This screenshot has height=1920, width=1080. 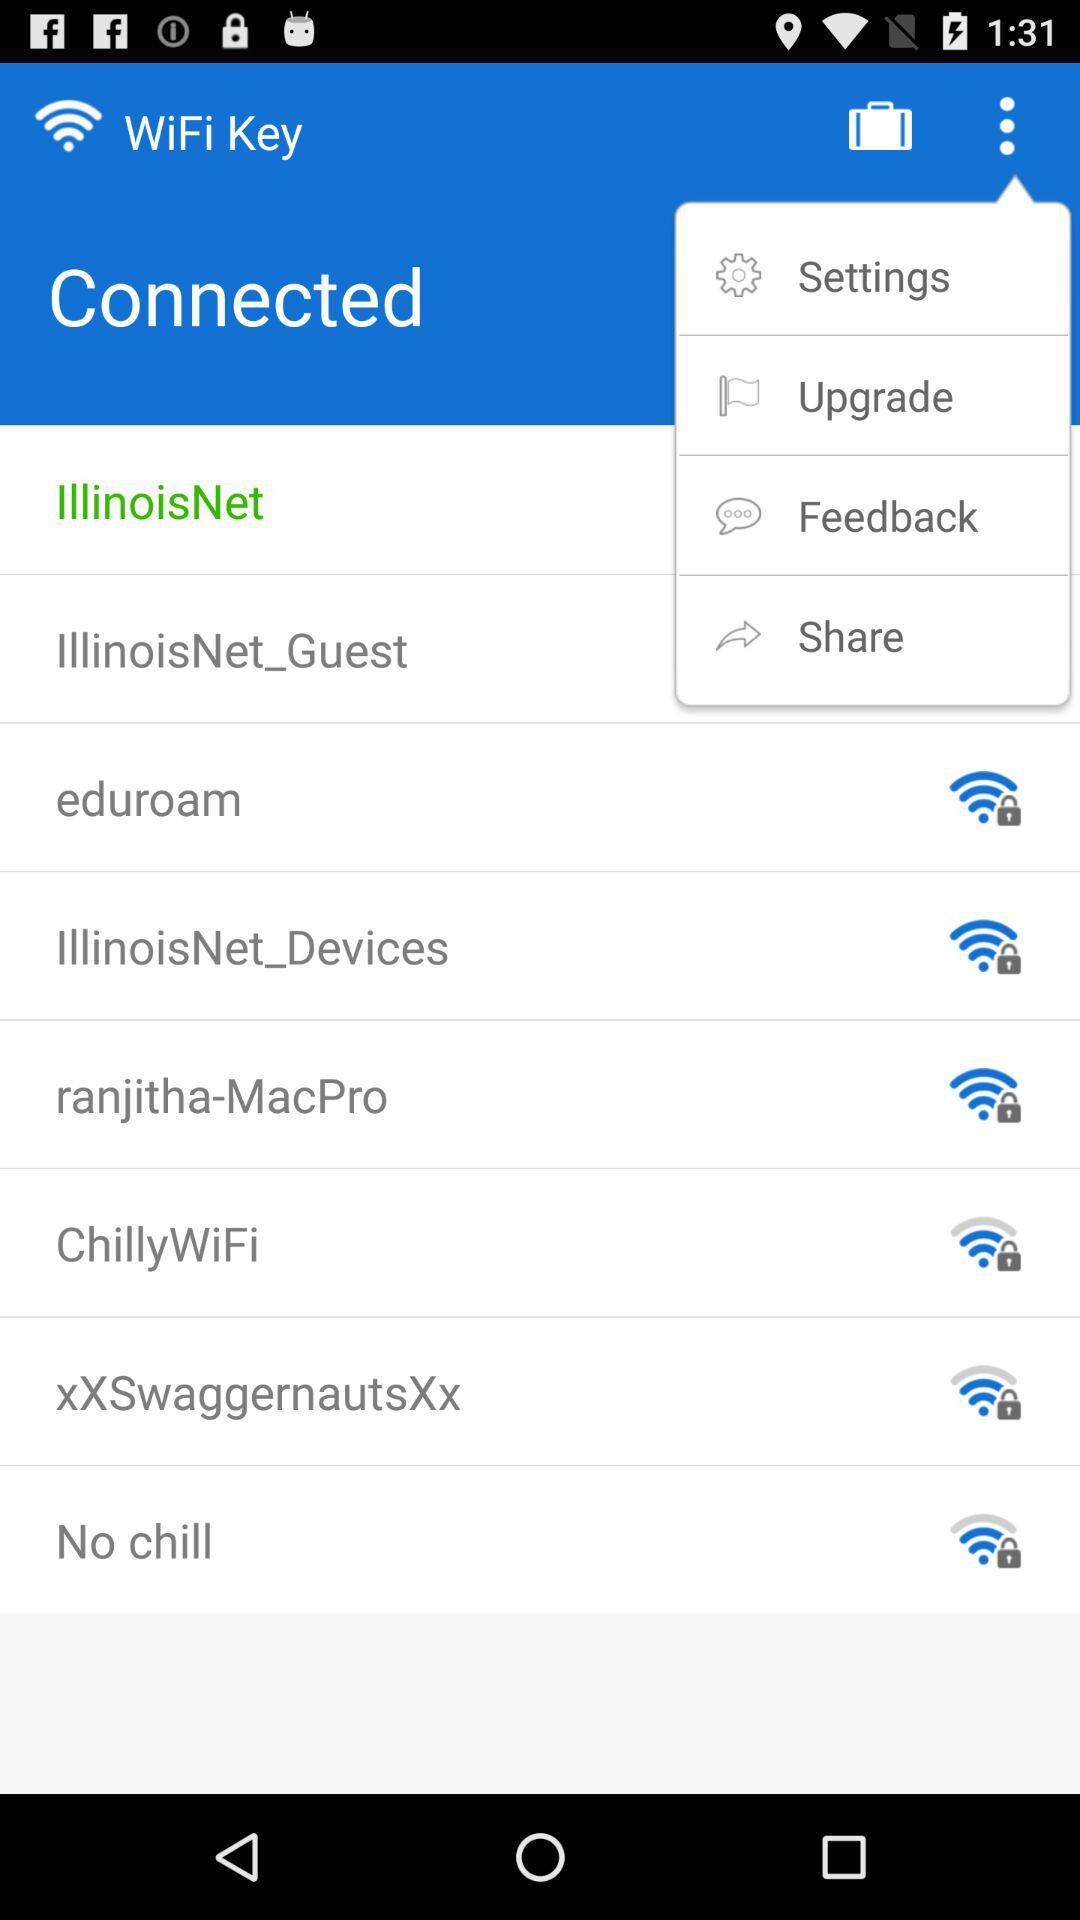 I want to click on the share, so click(x=851, y=634).